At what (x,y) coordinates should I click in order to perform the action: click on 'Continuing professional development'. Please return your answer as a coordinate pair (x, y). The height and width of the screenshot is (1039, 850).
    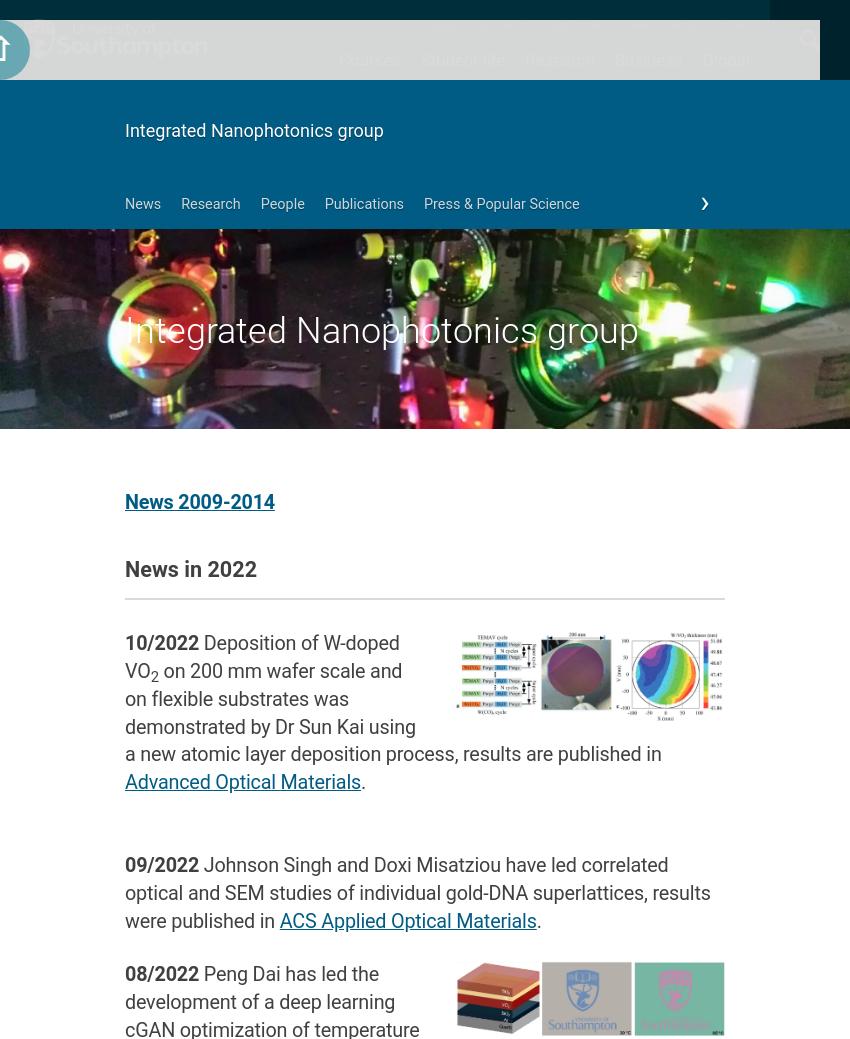
    Looking at the image, I should click on (418, 600).